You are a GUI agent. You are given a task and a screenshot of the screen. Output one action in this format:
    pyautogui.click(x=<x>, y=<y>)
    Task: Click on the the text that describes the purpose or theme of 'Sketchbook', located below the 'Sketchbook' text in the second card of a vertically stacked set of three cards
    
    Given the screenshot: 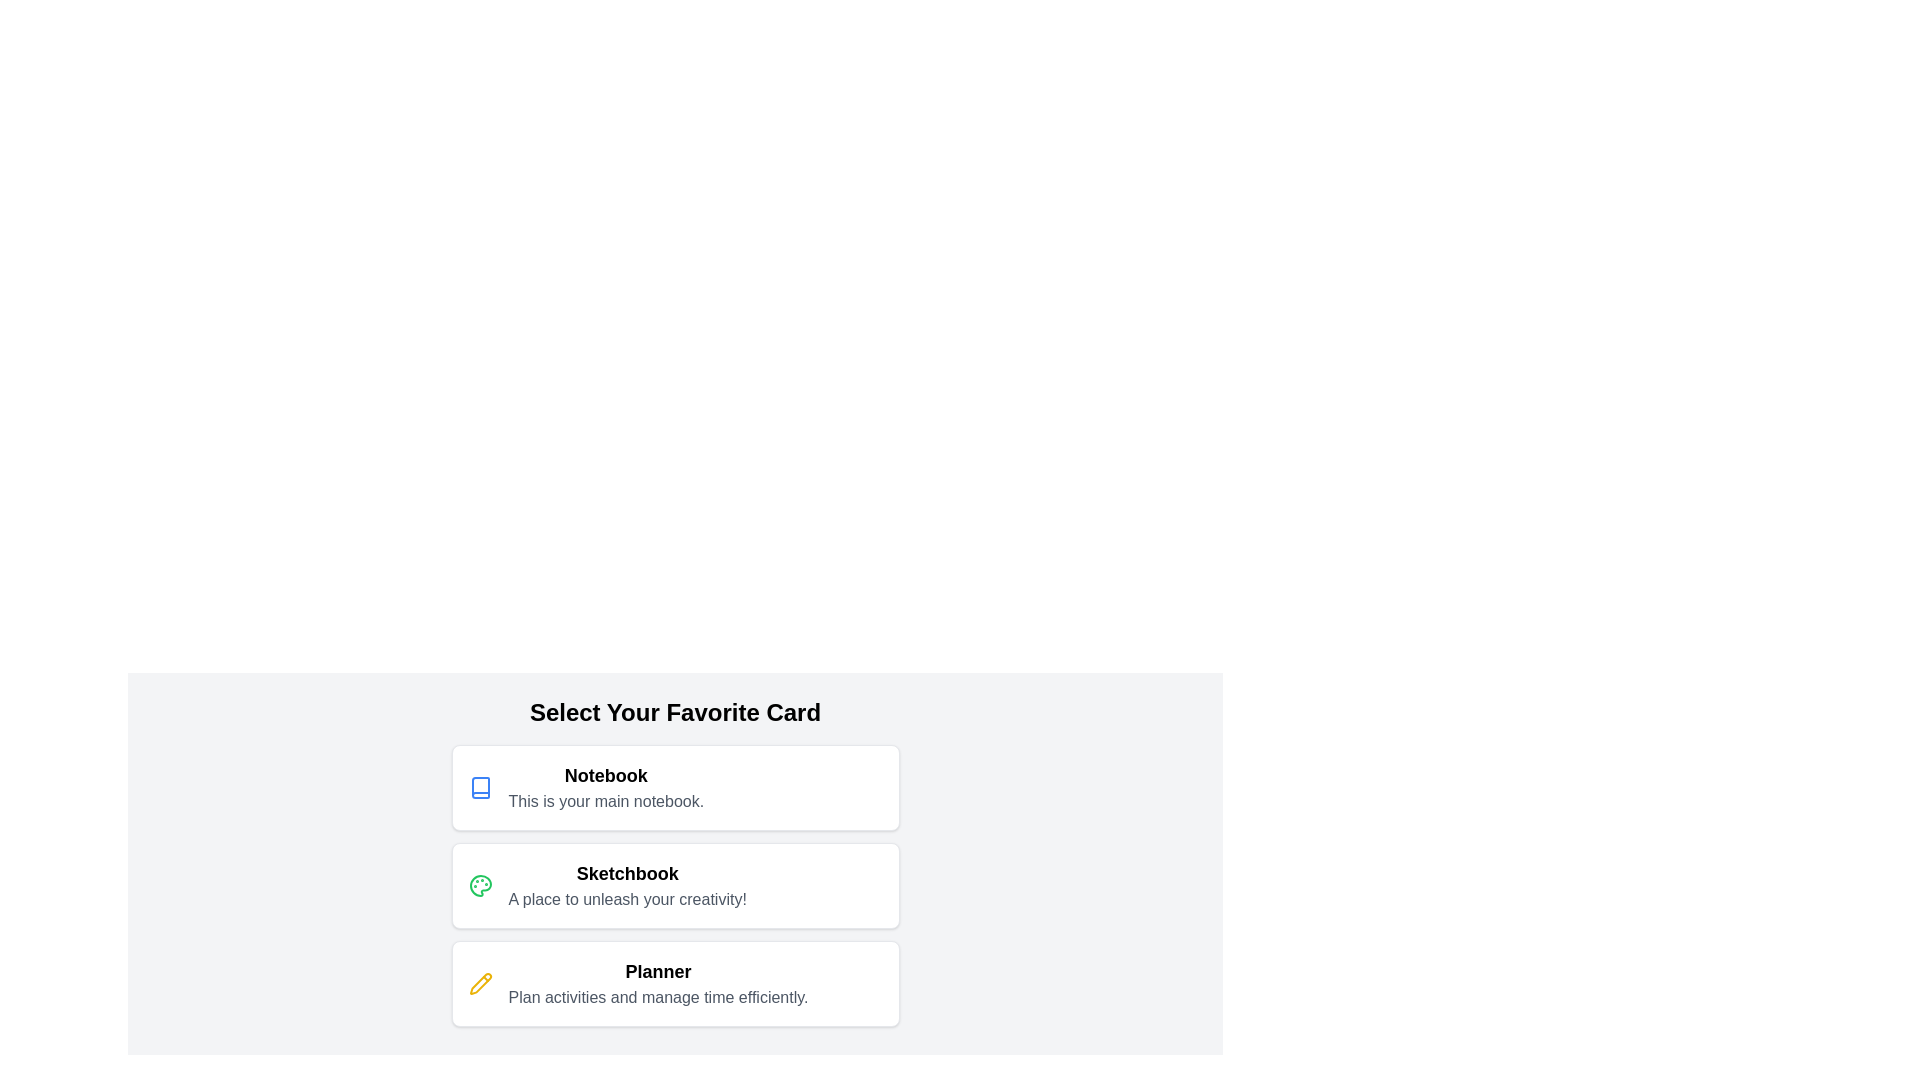 What is the action you would take?
    pyautogui.click(x=626, y=898)
    